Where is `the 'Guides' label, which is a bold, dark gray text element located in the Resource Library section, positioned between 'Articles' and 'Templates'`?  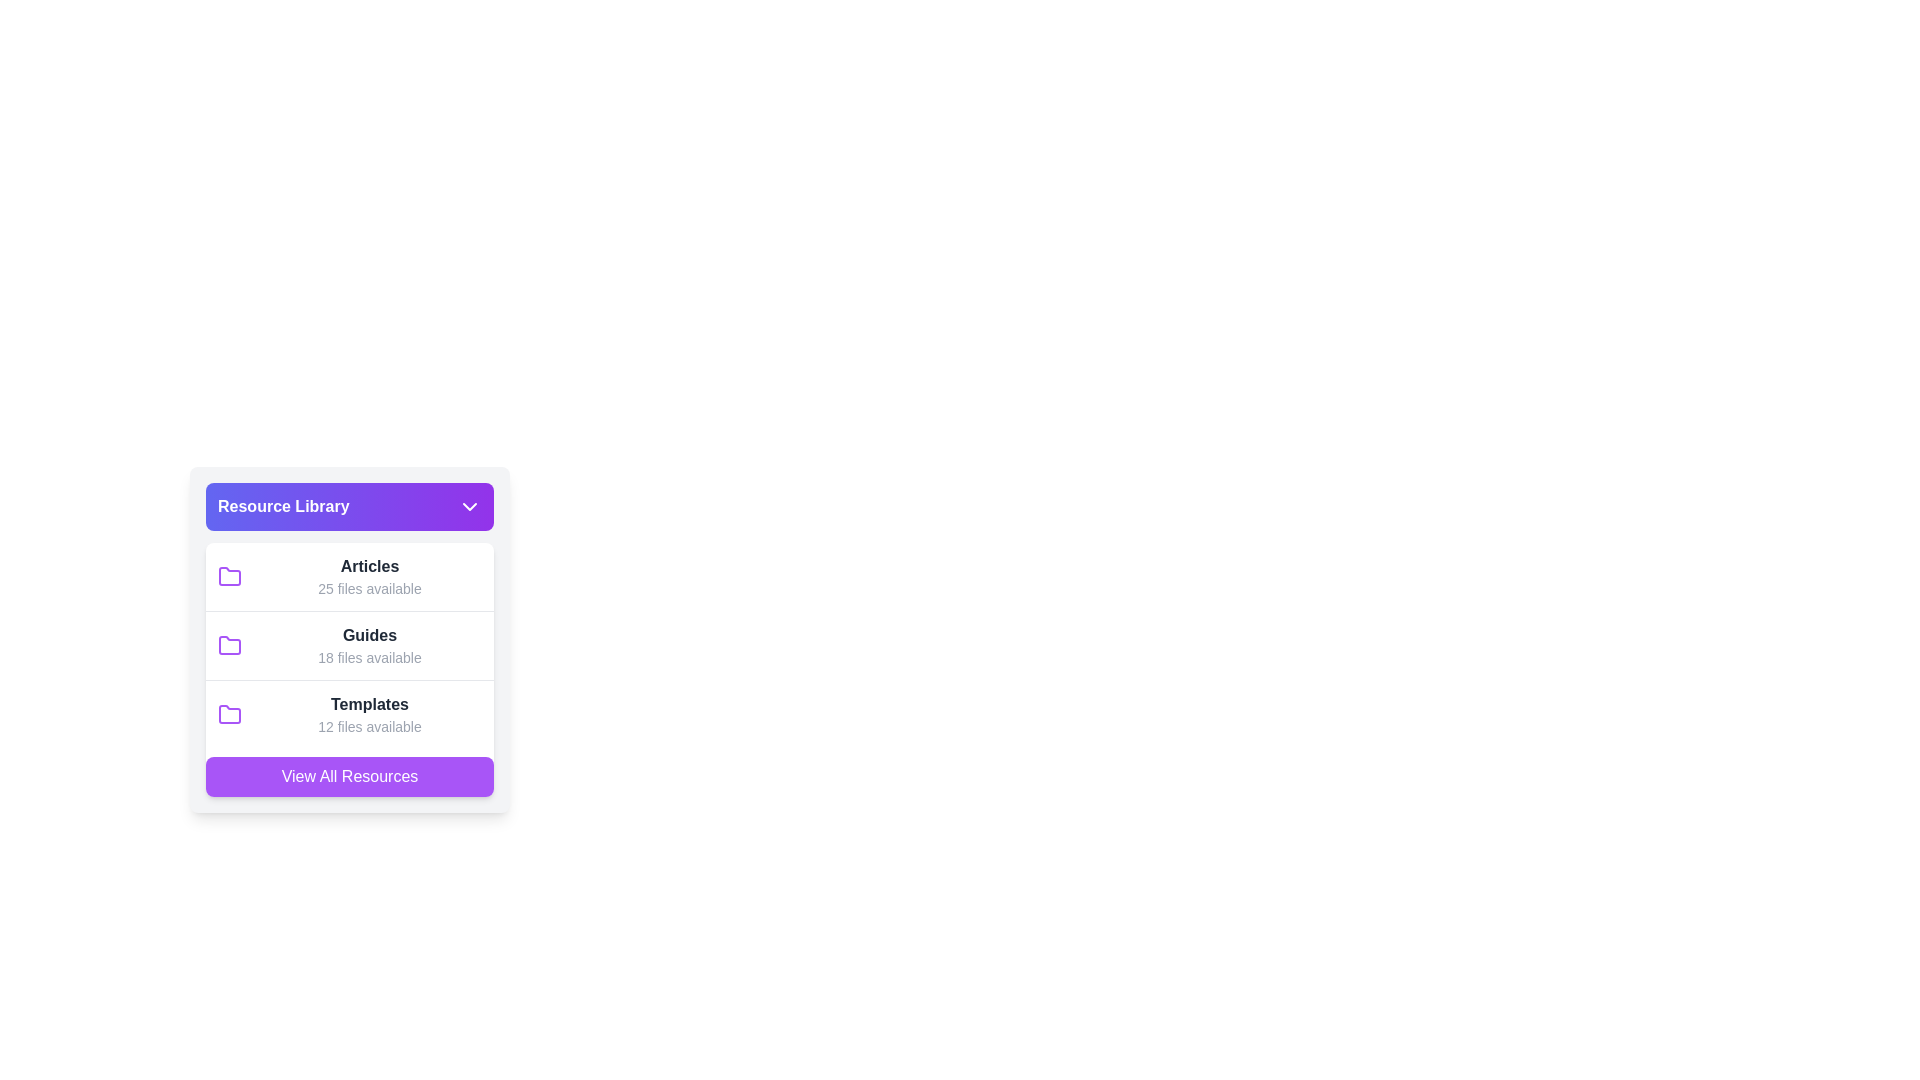 the 'Guides' label, which is a bold, dark gray text element located in the Resource Library section, positioned between 'Articles' and 'Templates' is located at coordinates (369, 636).